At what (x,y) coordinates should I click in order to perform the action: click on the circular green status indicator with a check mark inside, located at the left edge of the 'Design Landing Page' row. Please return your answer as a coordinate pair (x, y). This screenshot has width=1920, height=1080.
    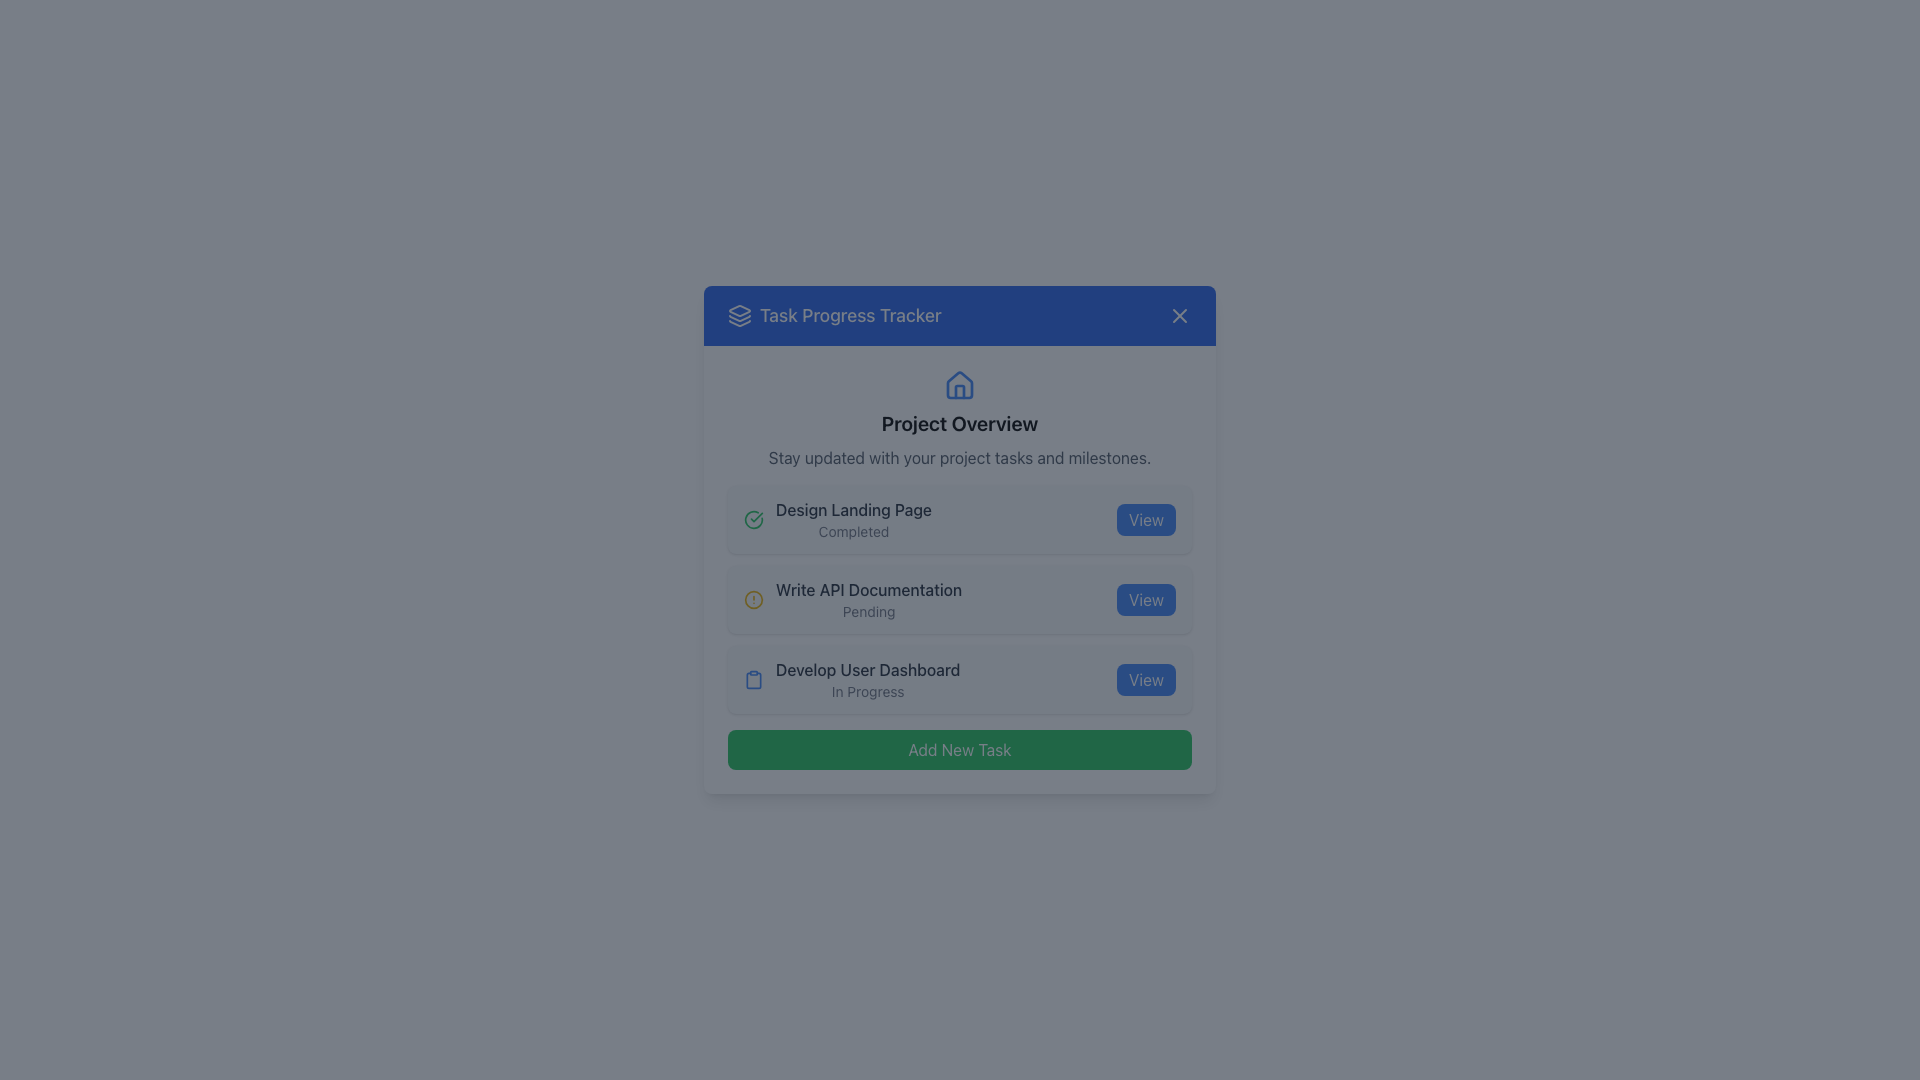
    Looking at the image, I should click on (752, 519).